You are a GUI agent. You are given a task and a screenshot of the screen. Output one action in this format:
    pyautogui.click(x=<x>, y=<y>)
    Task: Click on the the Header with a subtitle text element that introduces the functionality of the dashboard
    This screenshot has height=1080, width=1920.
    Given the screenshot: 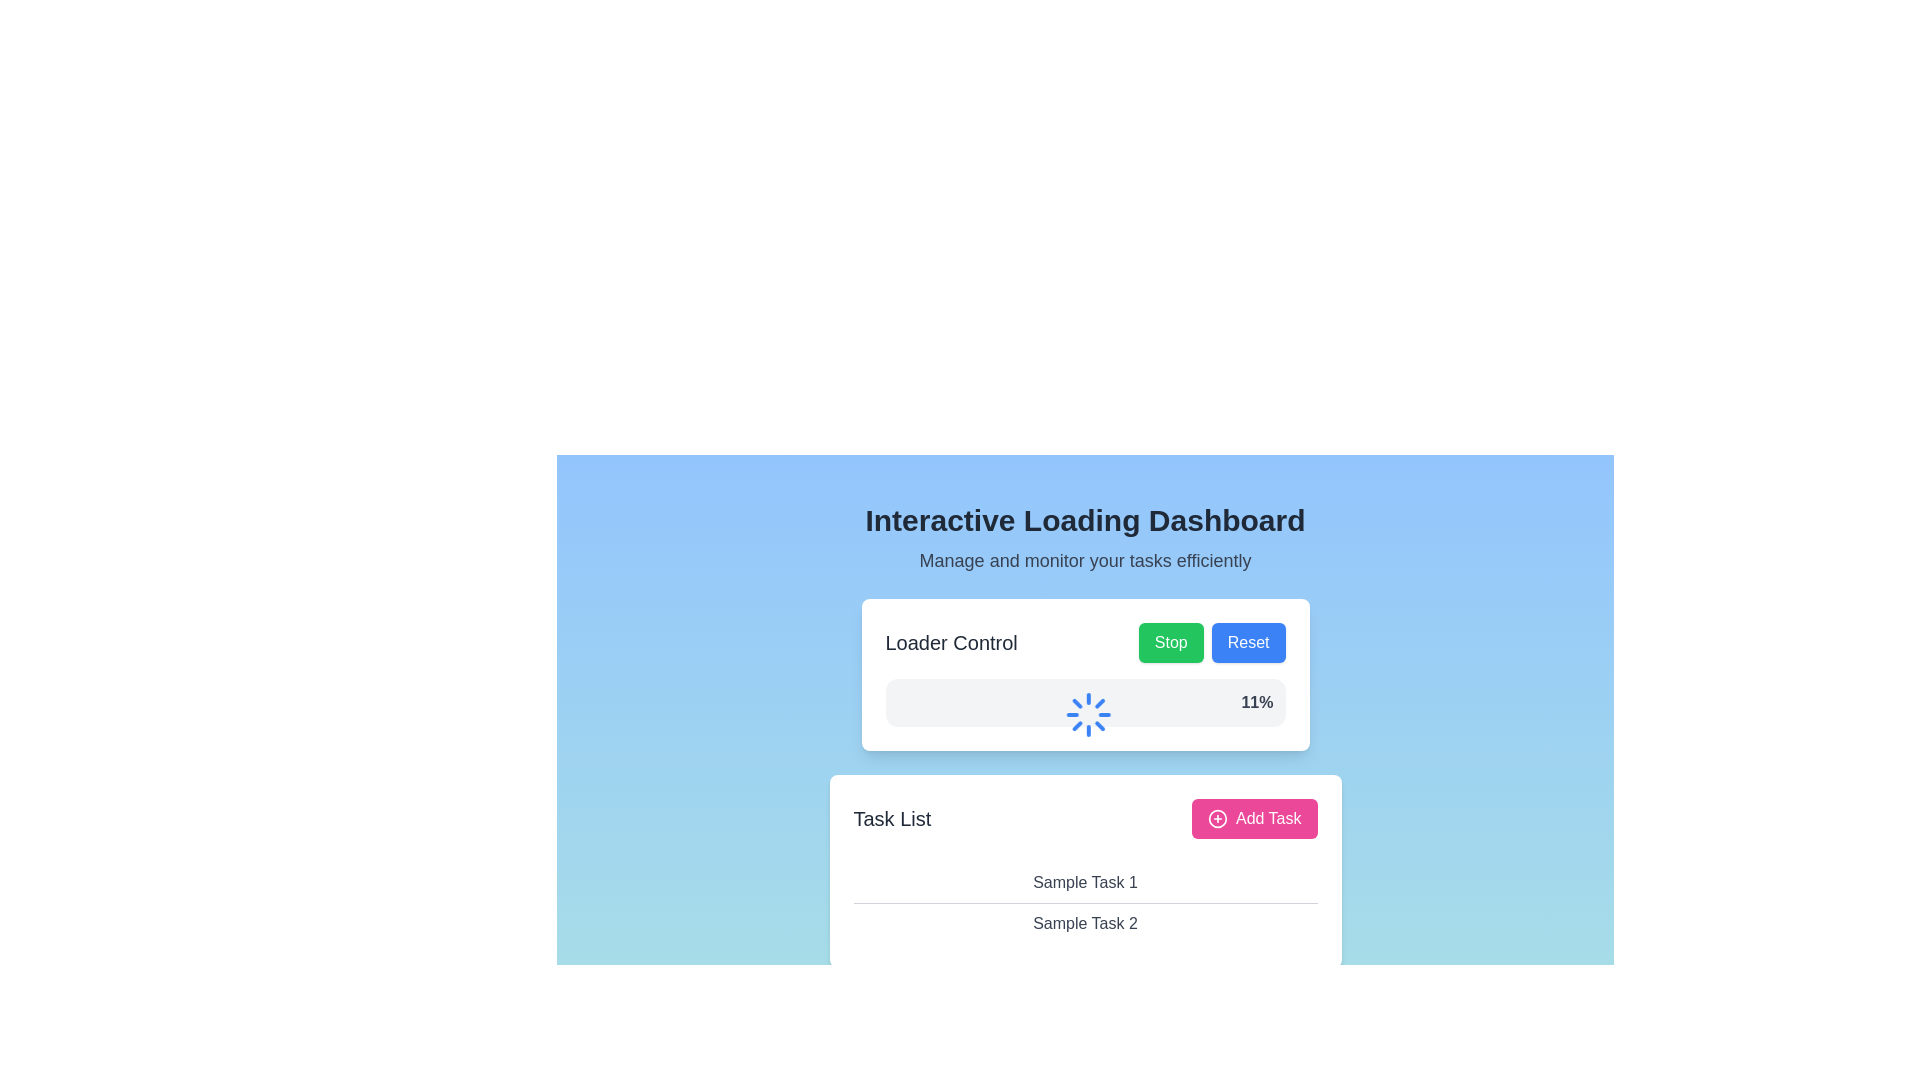 What is the action you would take?
    pyautogui.click(x=1084, y=538)
    